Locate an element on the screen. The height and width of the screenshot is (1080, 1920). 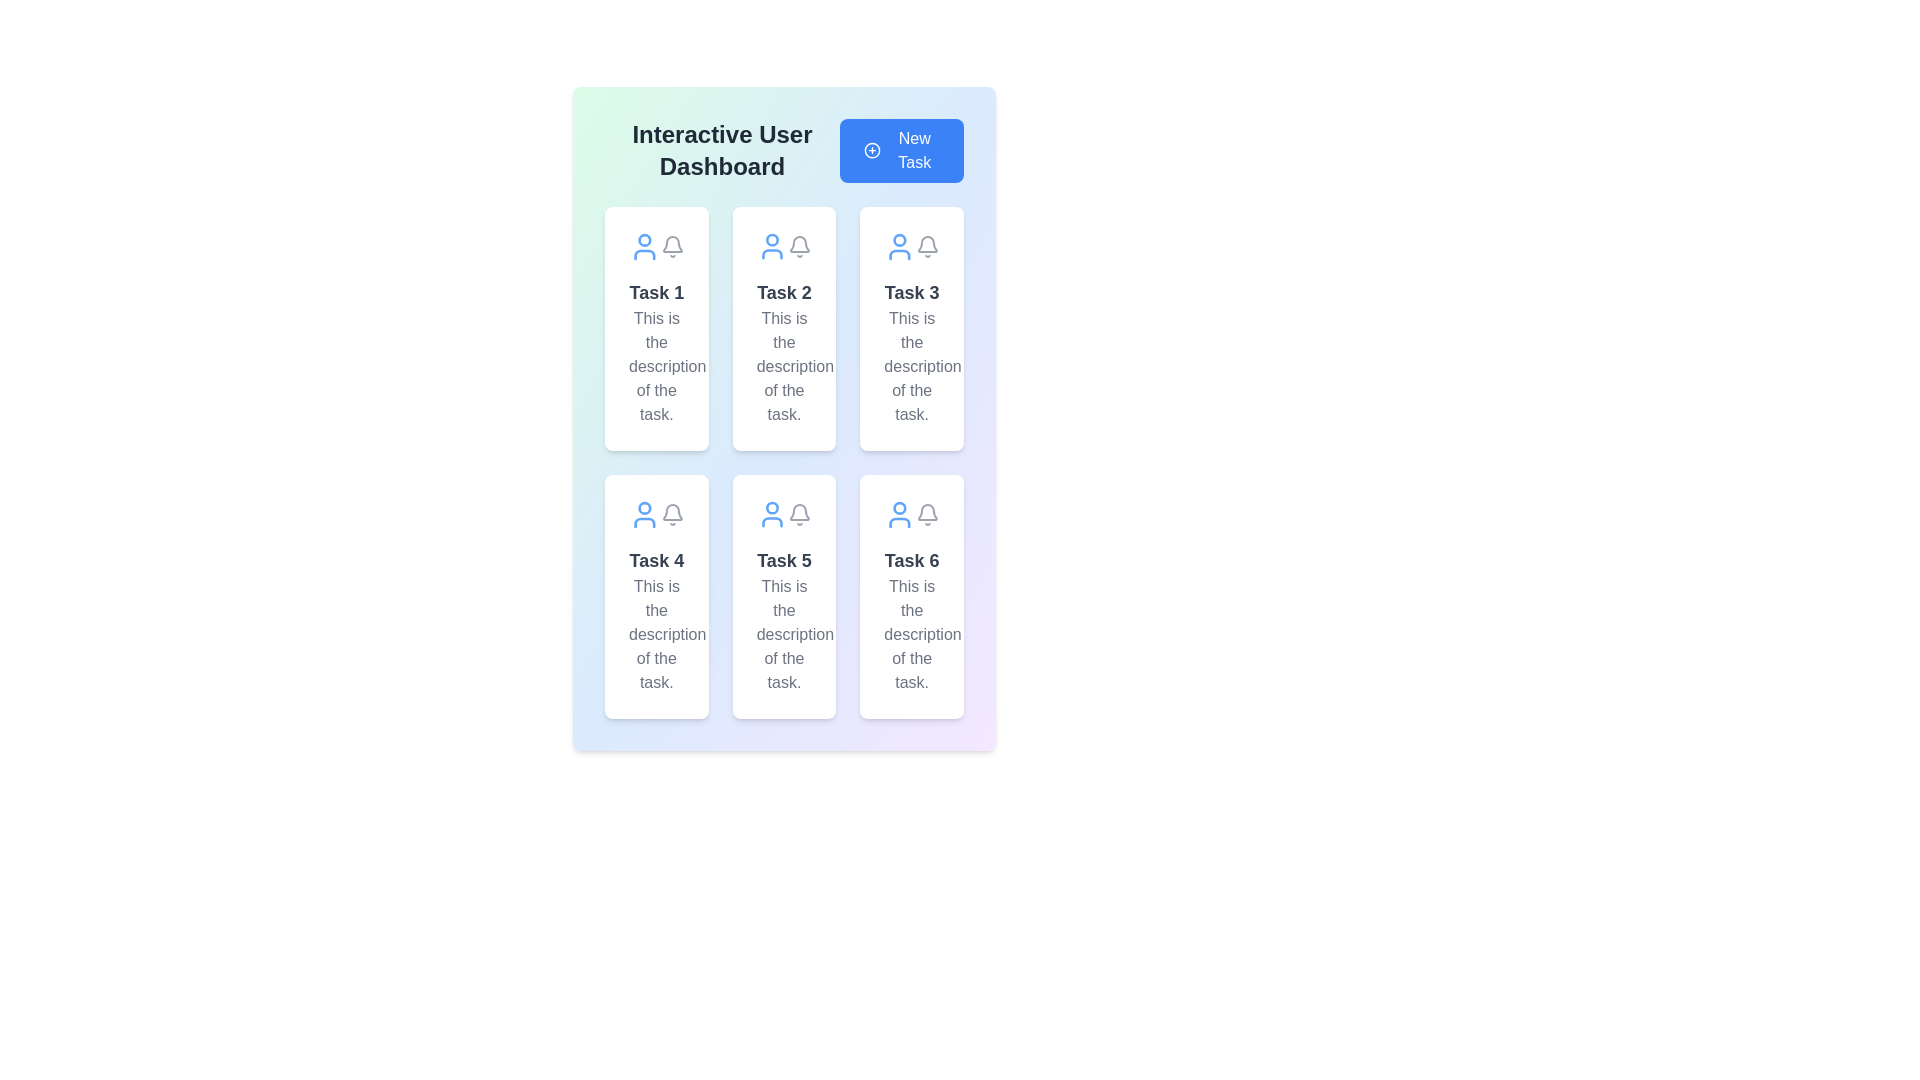
the bell-shaped notification icon, which is styled in gray and white is located at coordinates (672, 514).